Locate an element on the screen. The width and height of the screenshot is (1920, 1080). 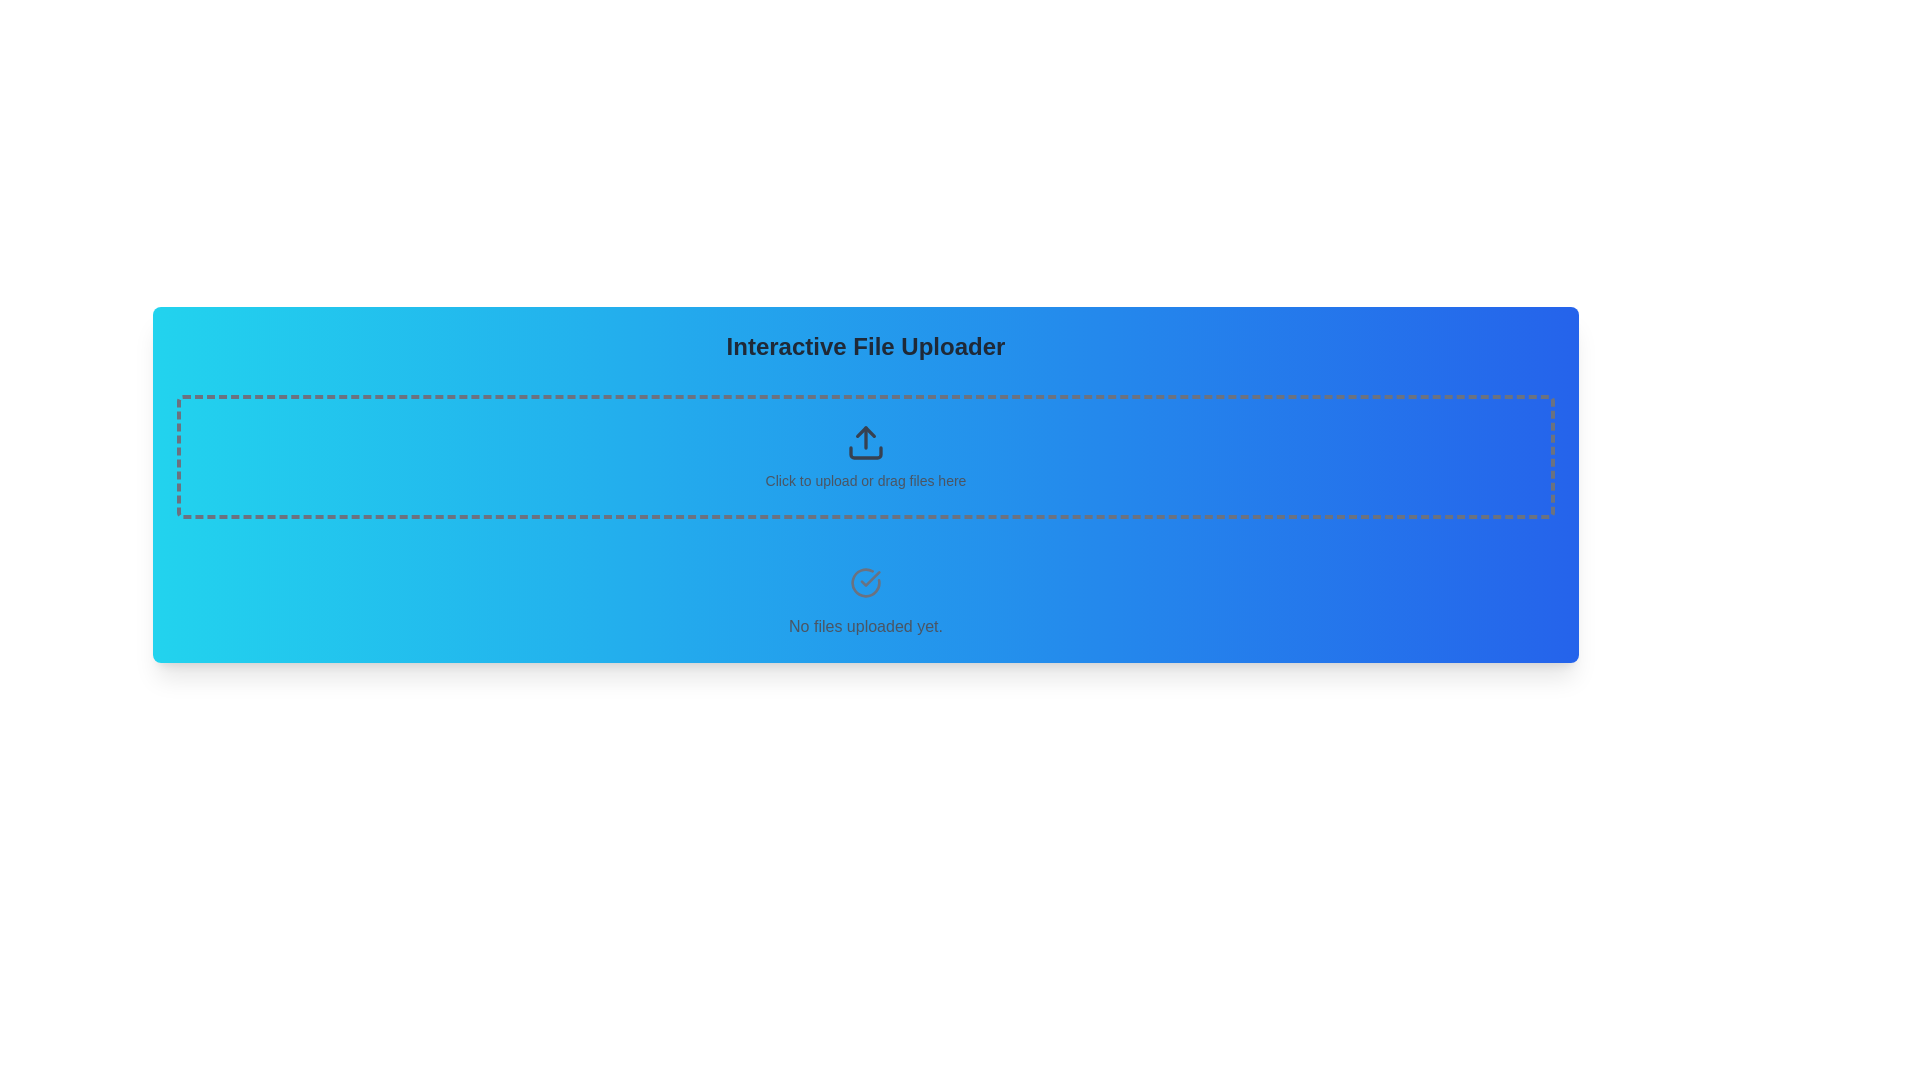
the informational text block that reads 'No files uploaded yet.' with a check mark icon above it, which is located at the bottom of the 'Interactive File Uploader' section is located at coordinates (865, 601).